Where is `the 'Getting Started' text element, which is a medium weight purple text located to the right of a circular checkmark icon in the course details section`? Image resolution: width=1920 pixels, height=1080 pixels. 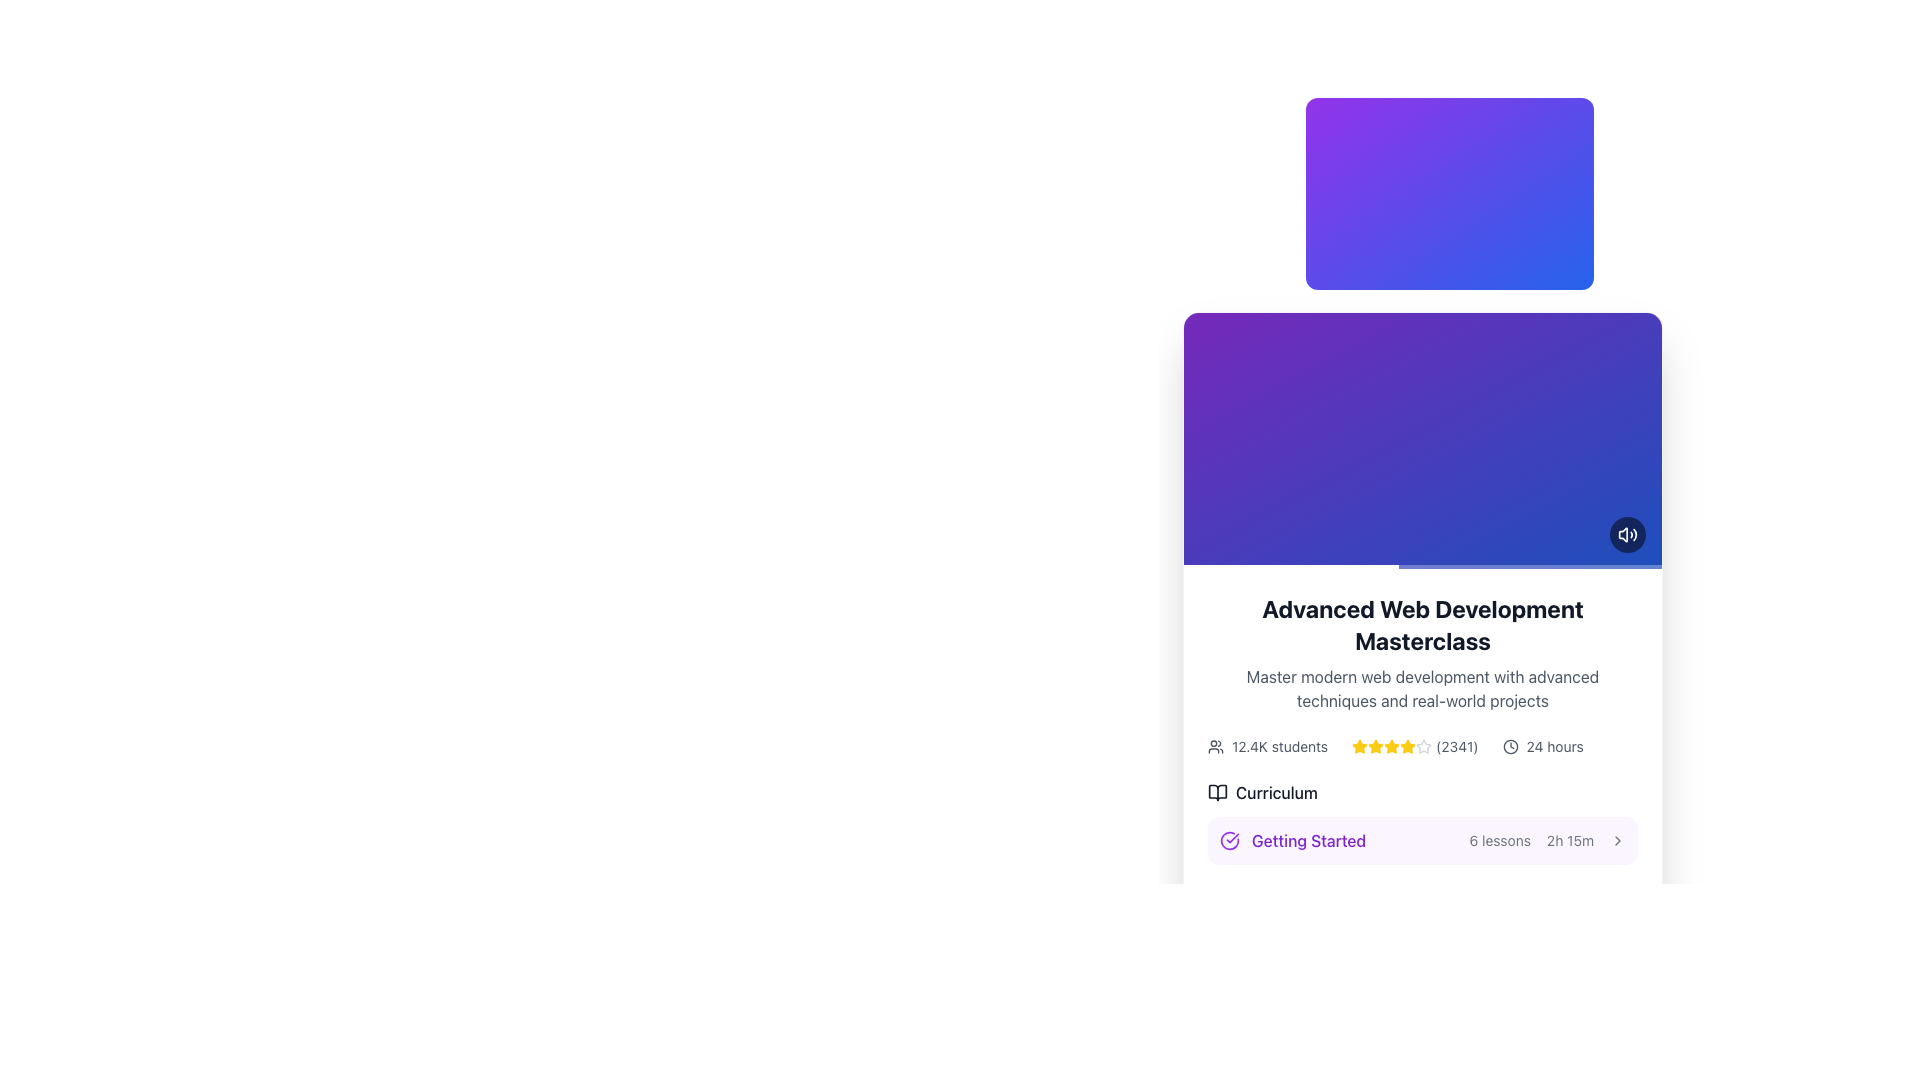 the 'Getting Started' text element, which is a medium weight purple text located to the right of a circular checkmark icon in the course details section is located at coordinates (1309, 840).